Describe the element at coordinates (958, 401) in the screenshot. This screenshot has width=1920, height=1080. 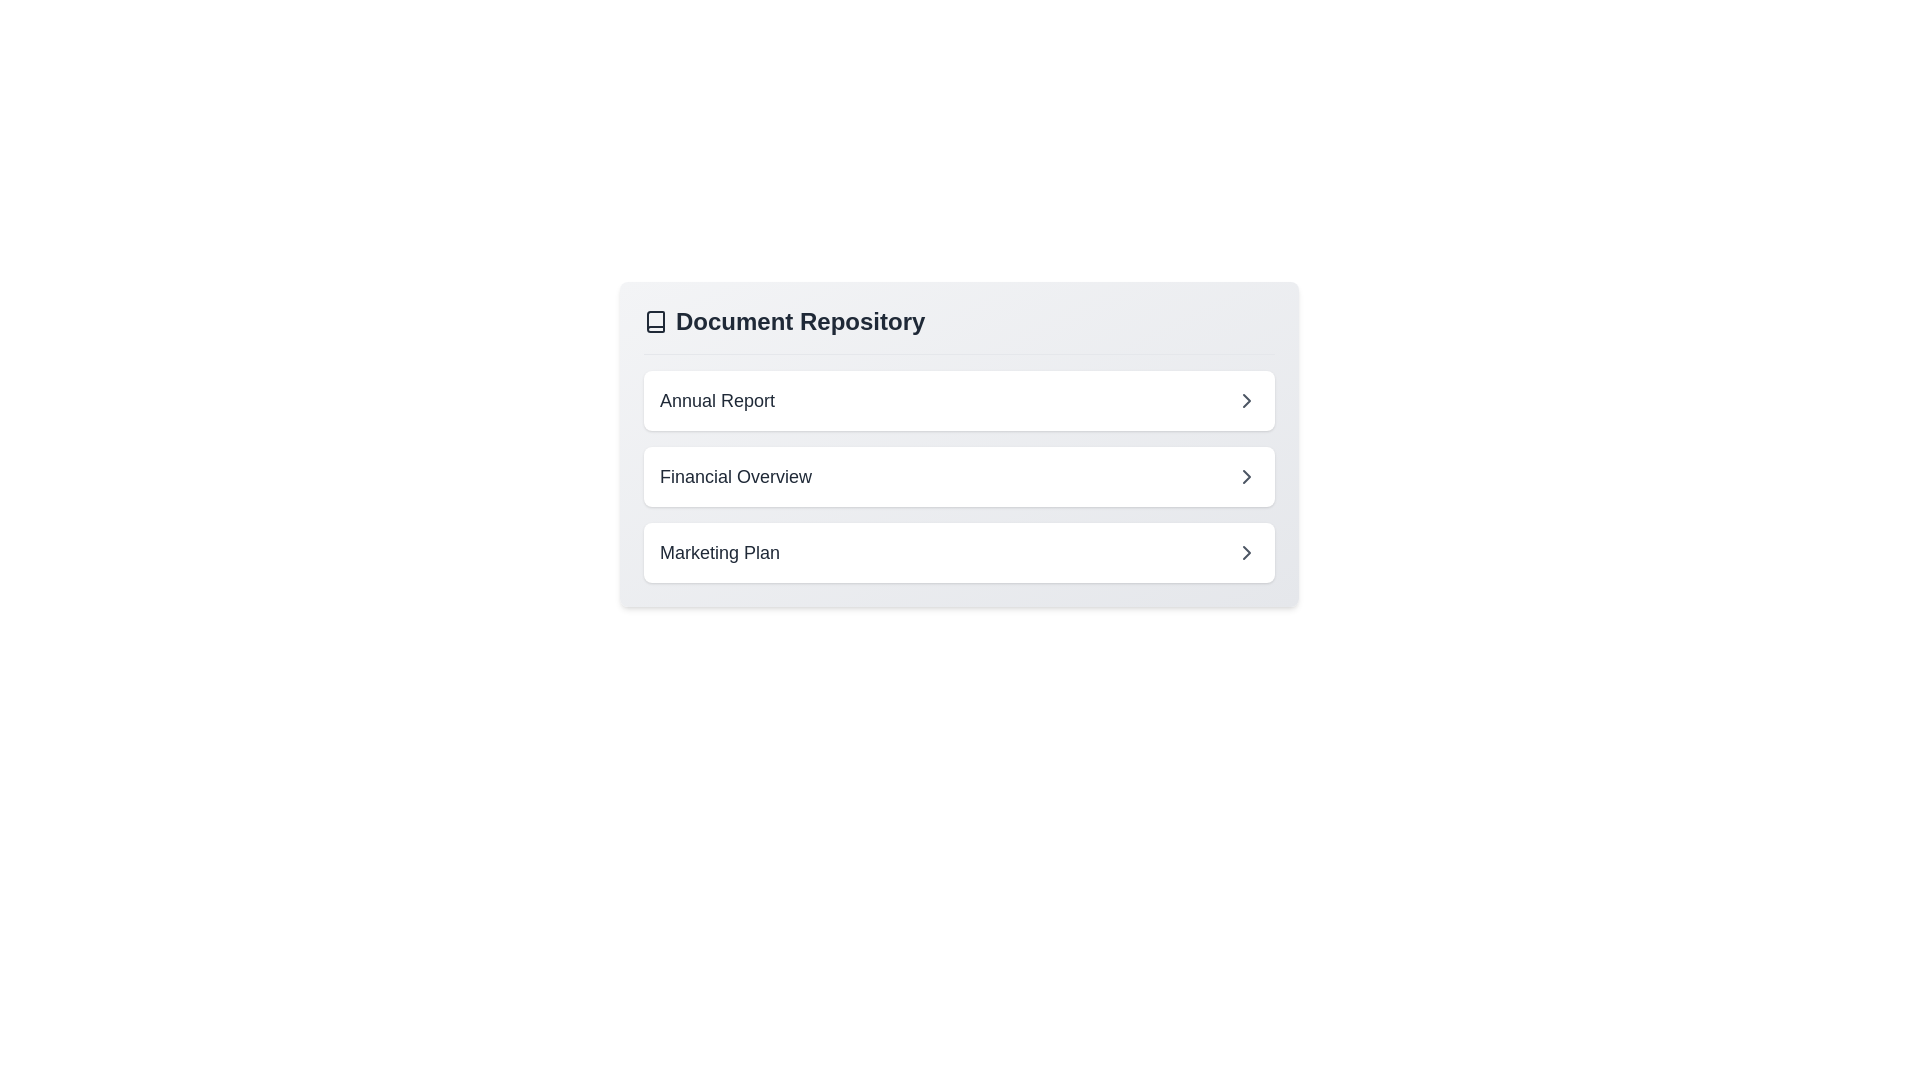
I see `the 'Annual Report' button-like list item` at that location.